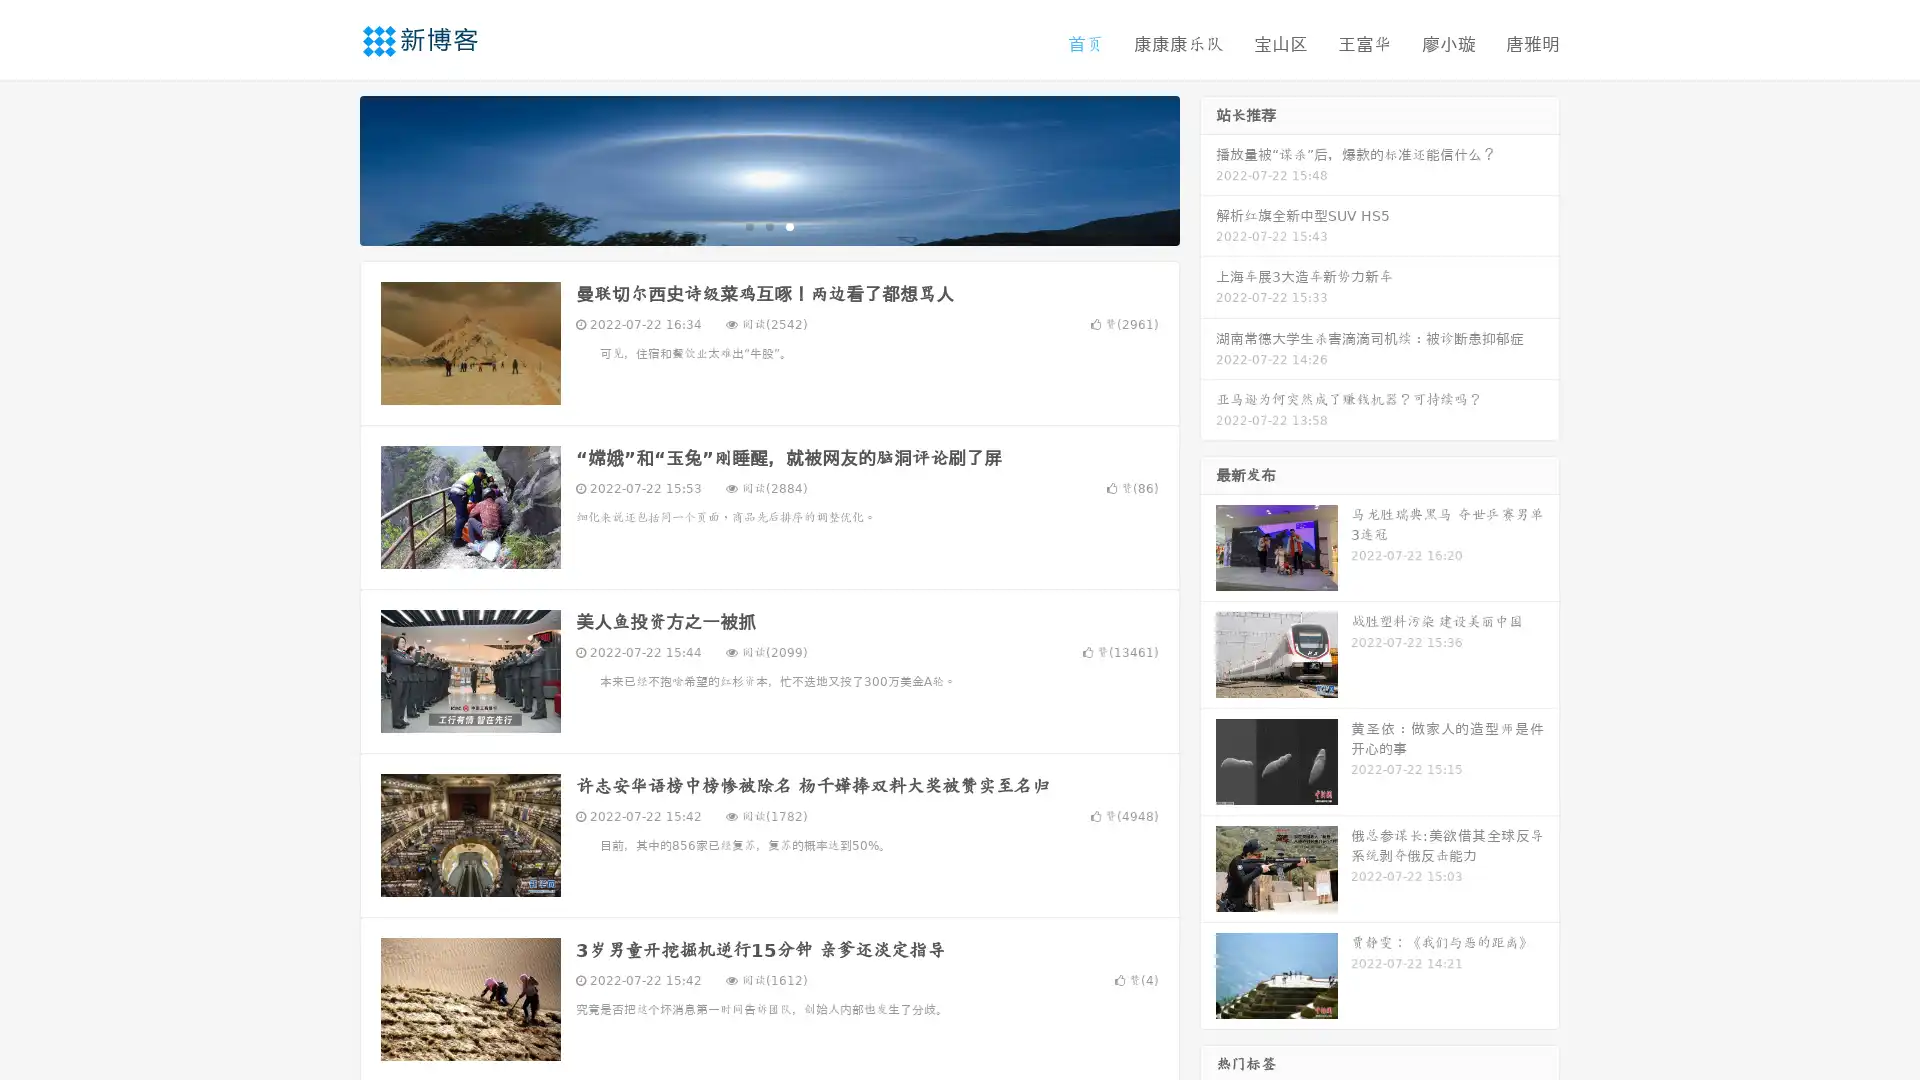  I want to click on Next slide, so click(1208, 168).